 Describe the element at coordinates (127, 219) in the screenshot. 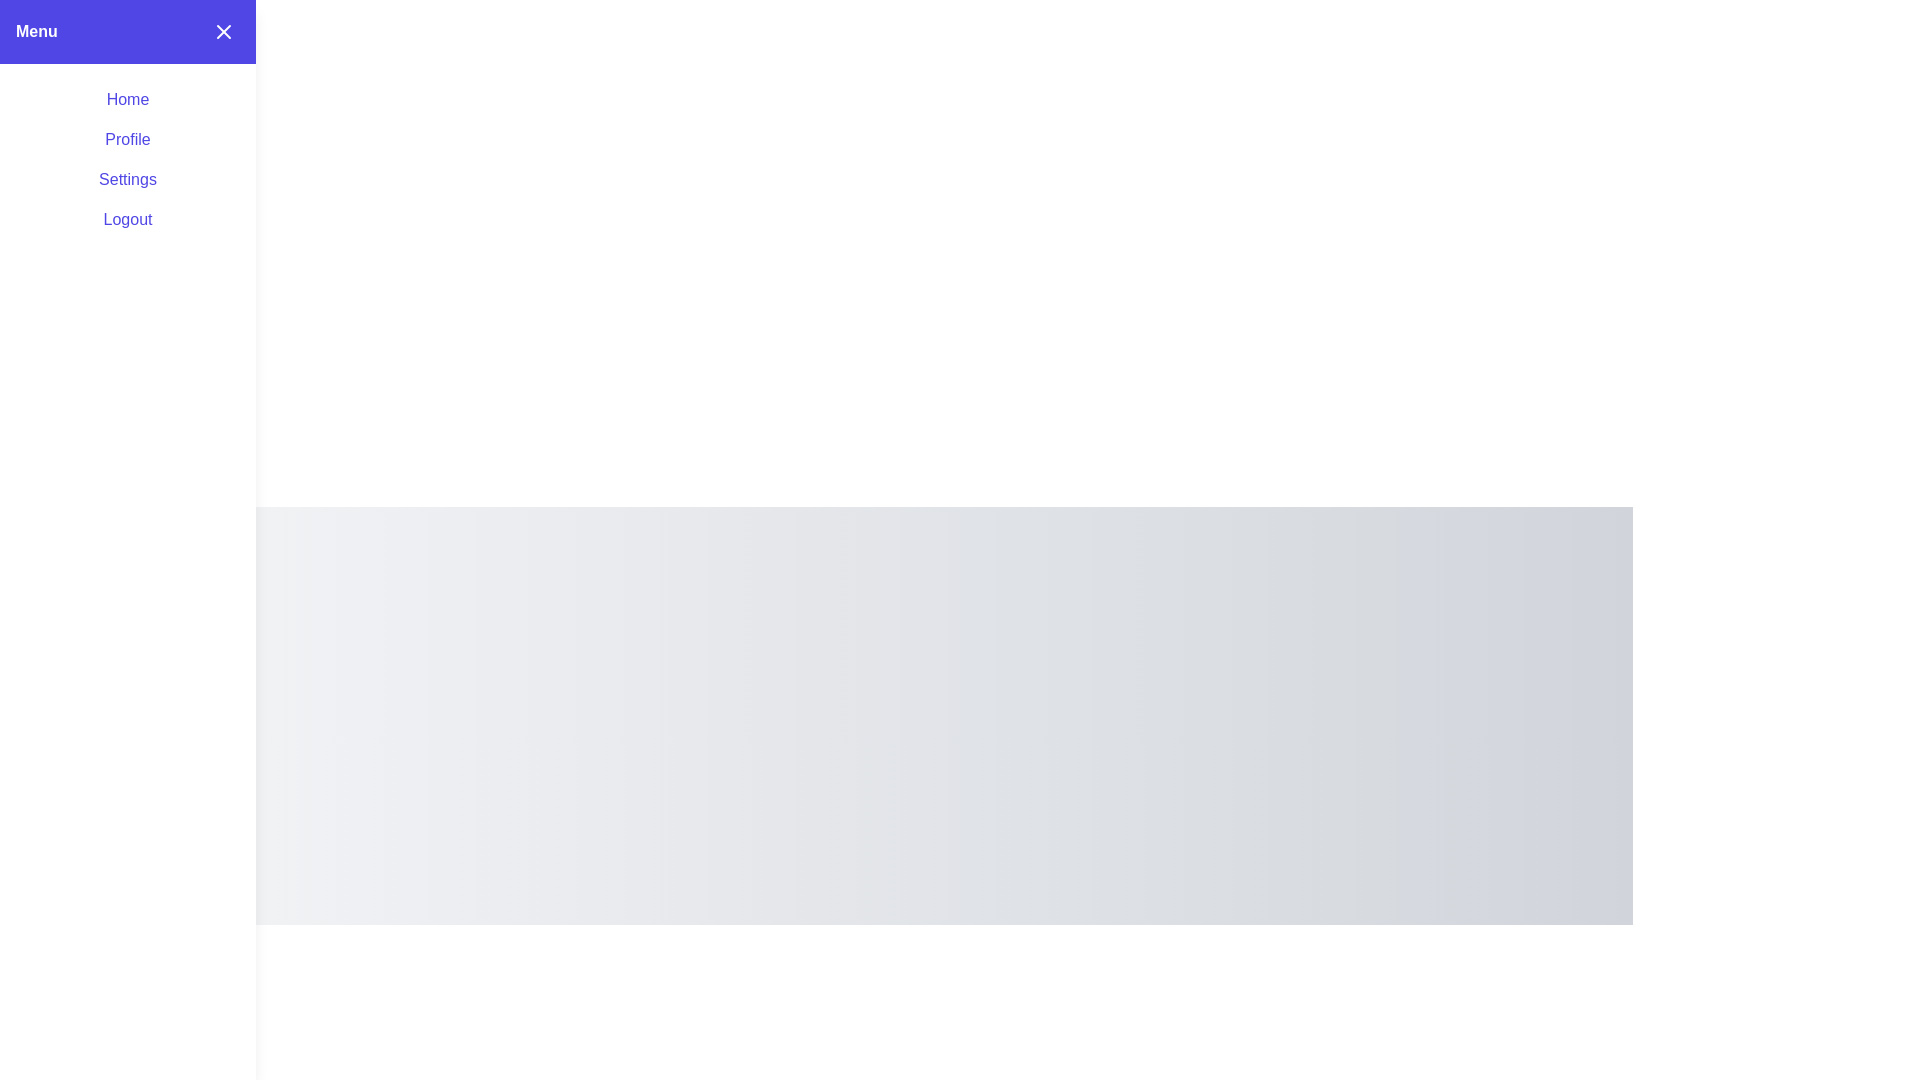

I see `the menu item labeled Logout` at that location.